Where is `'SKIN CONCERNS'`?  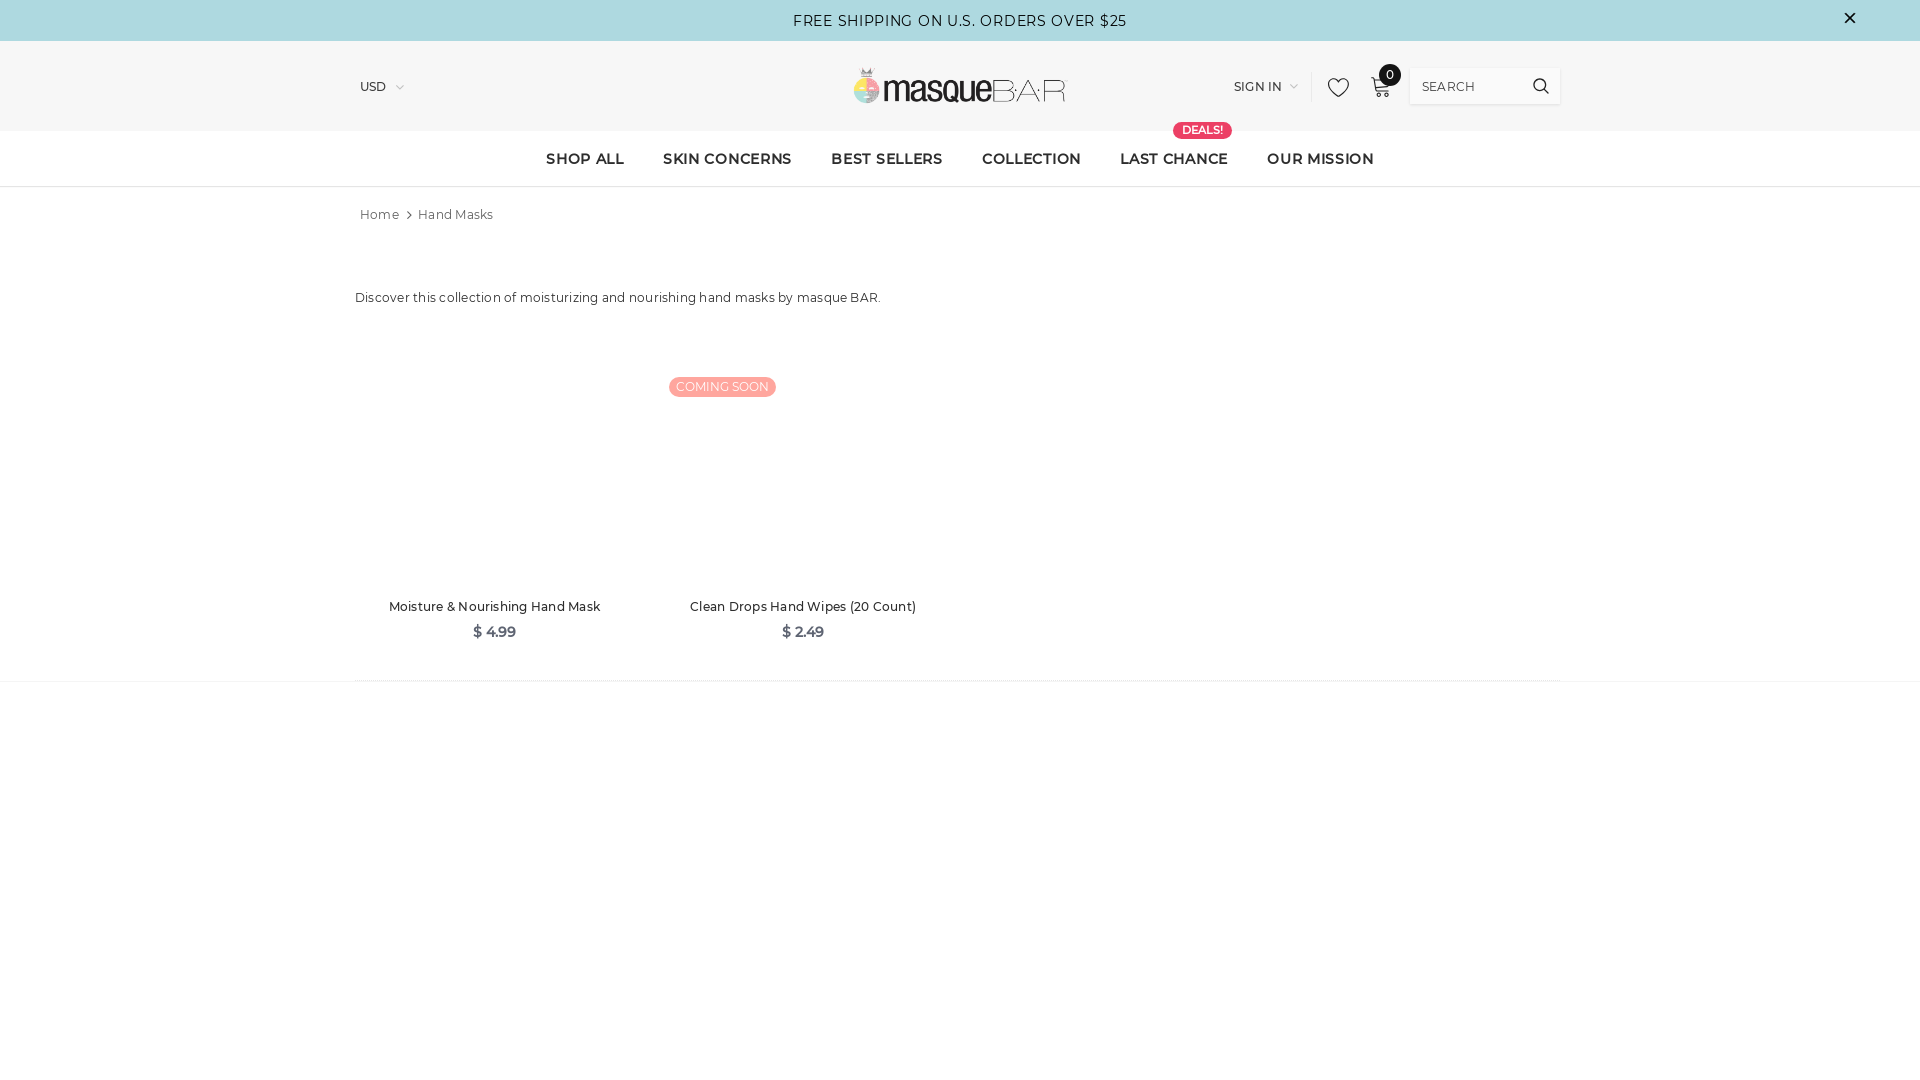 'SKIN CONCERNS' is located at coordinates (726, 157).